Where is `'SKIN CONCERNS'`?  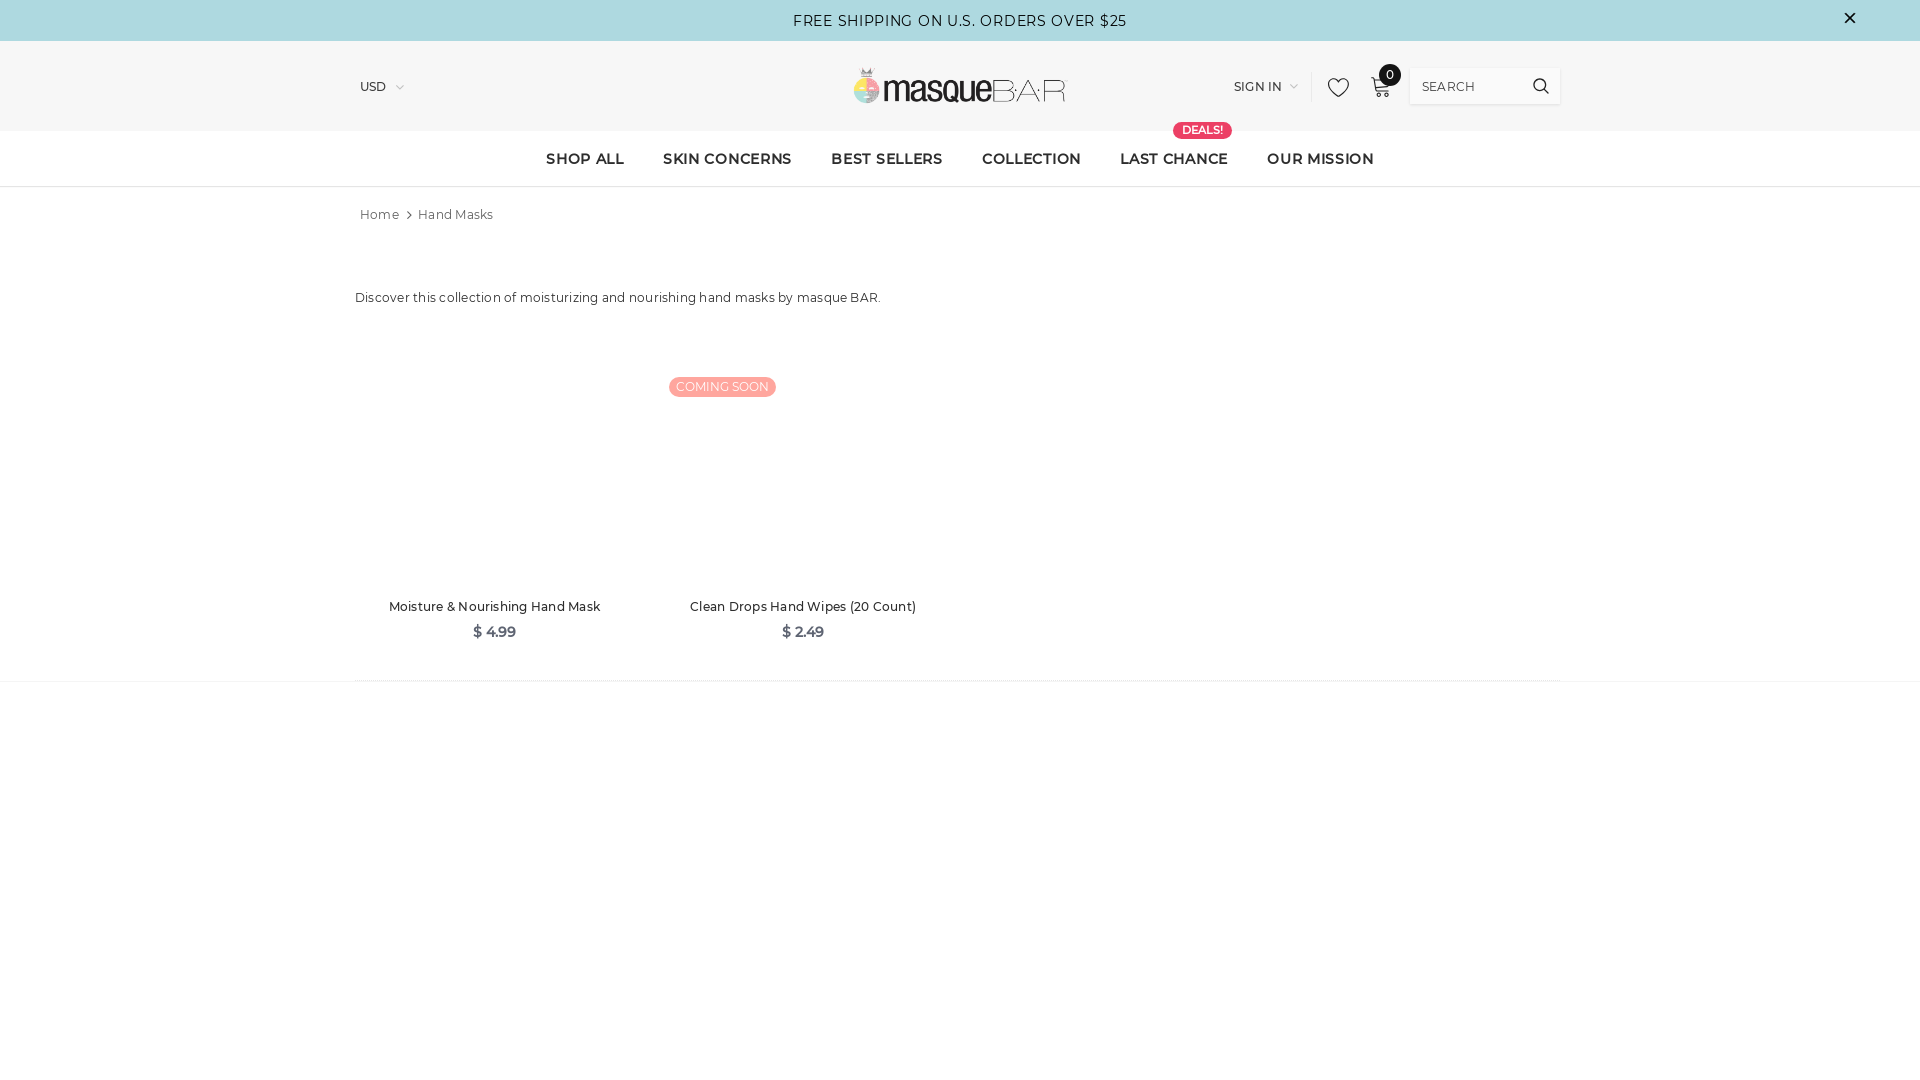 'SKIN CONCERNS' is located at coordinates (726, 157).